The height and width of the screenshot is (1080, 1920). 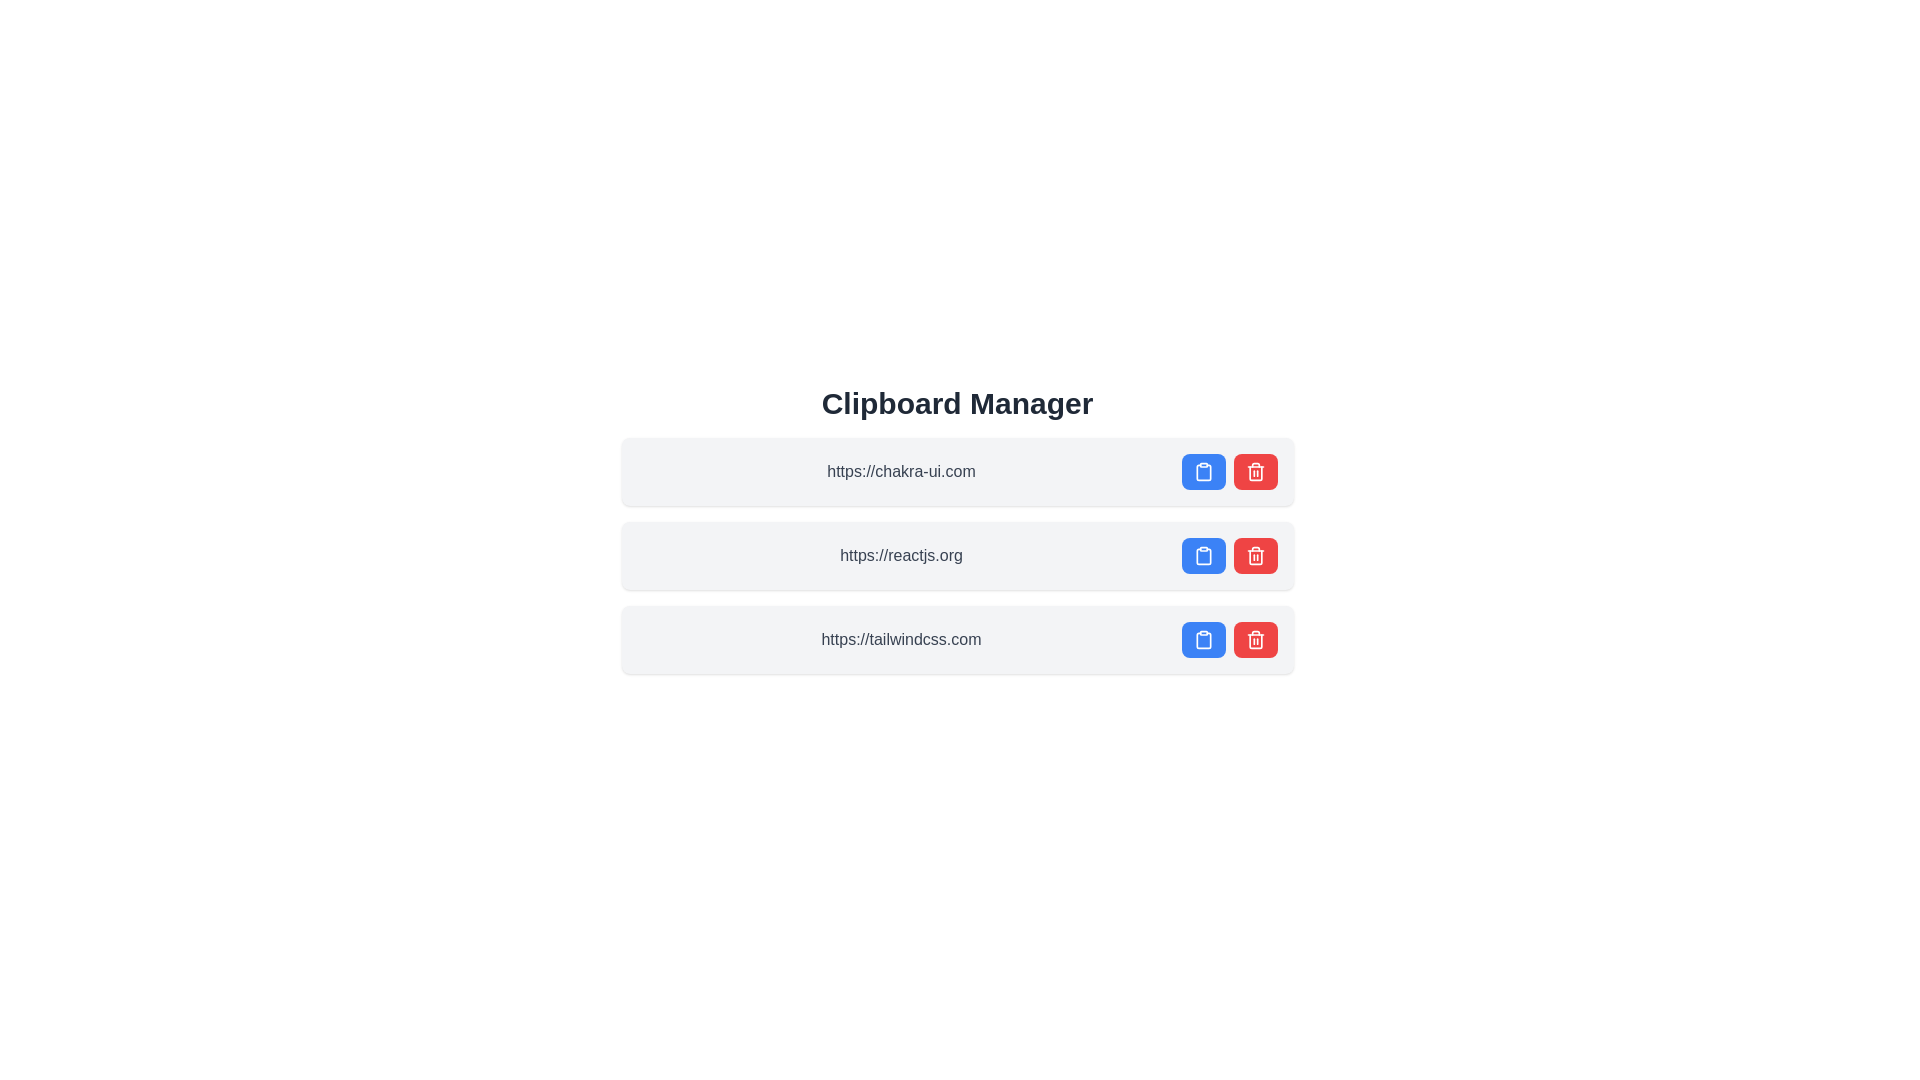 What do you see at coordinates (1254, 471) in the screenshot?
I see `the delete button located in the second row of a vertically stacked list of containers` at bounding box center [1254, 471].